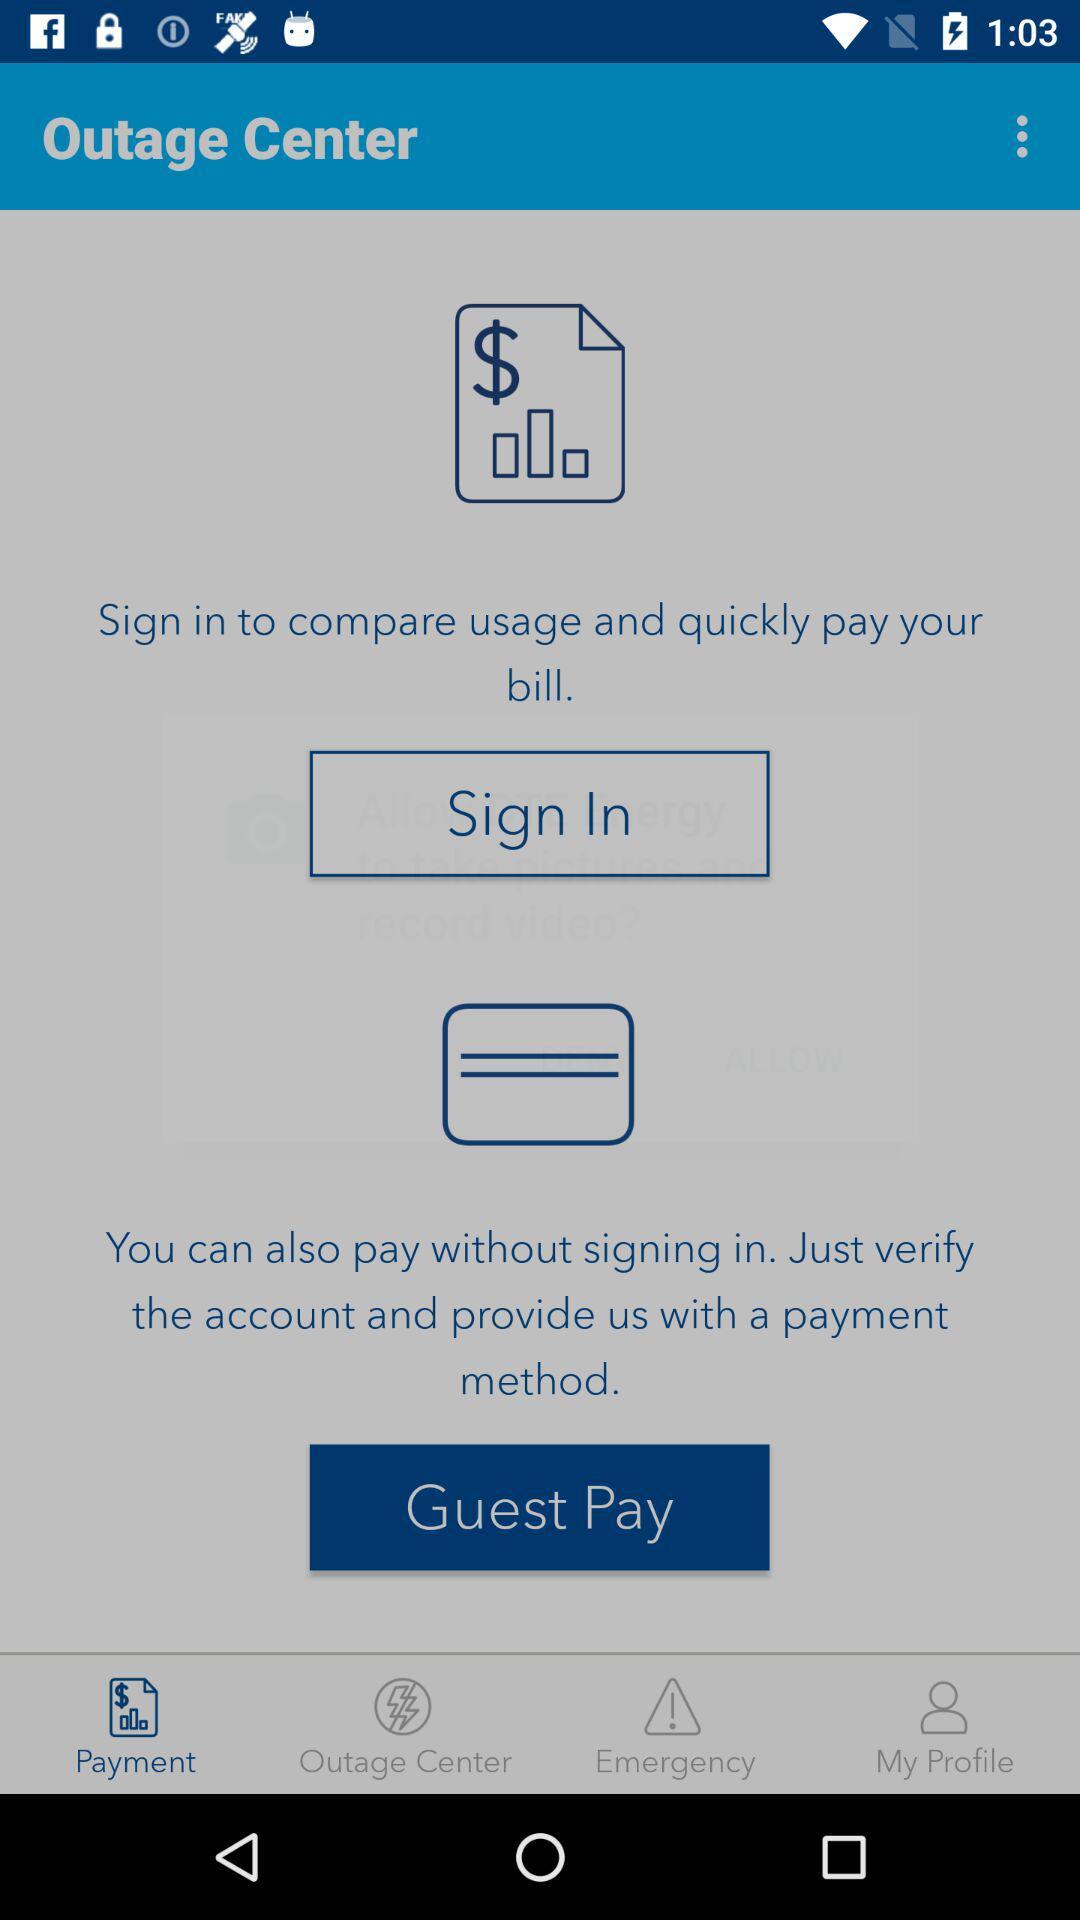 The height and width of the screenshot is (1920, 1080). Describe the element at coordinates (945, 1723) in the screenshot. I see `the my profile item` at that location.